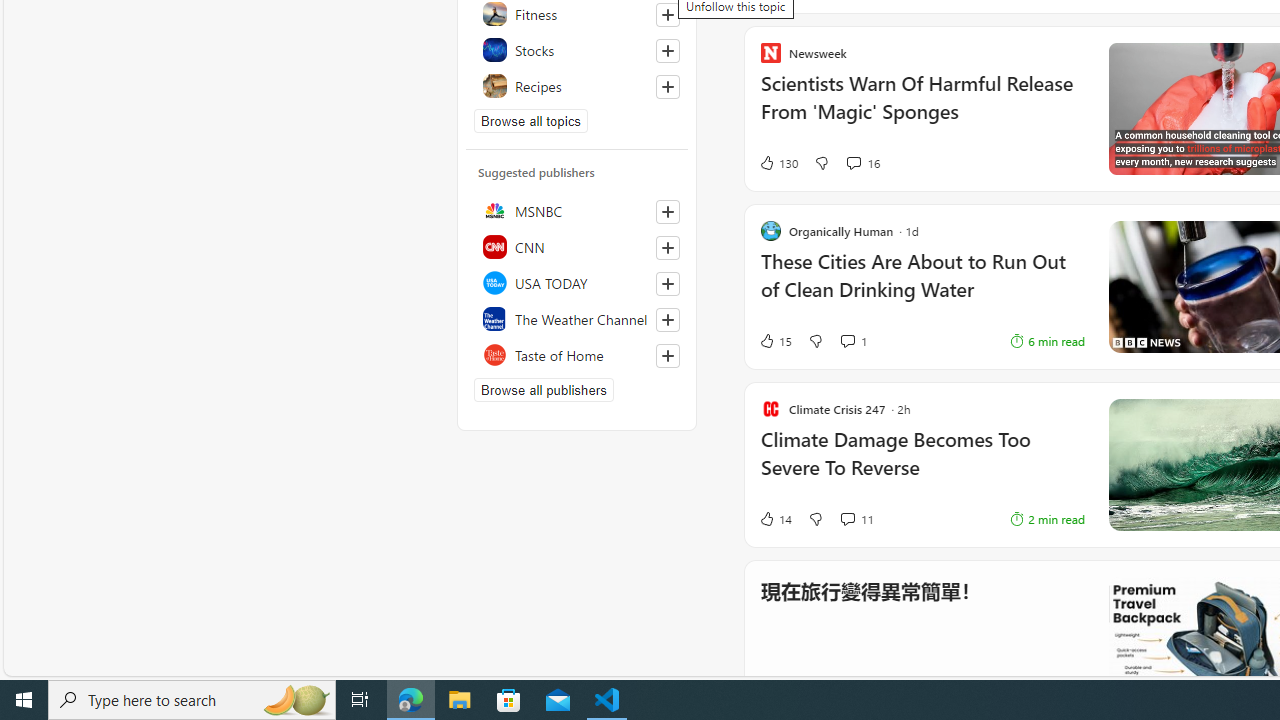 This screenshot has width=1280, height=720. Describe the element at coordinates (576, 353) in the screenshot. I see `'Taste of Home'` at that location.